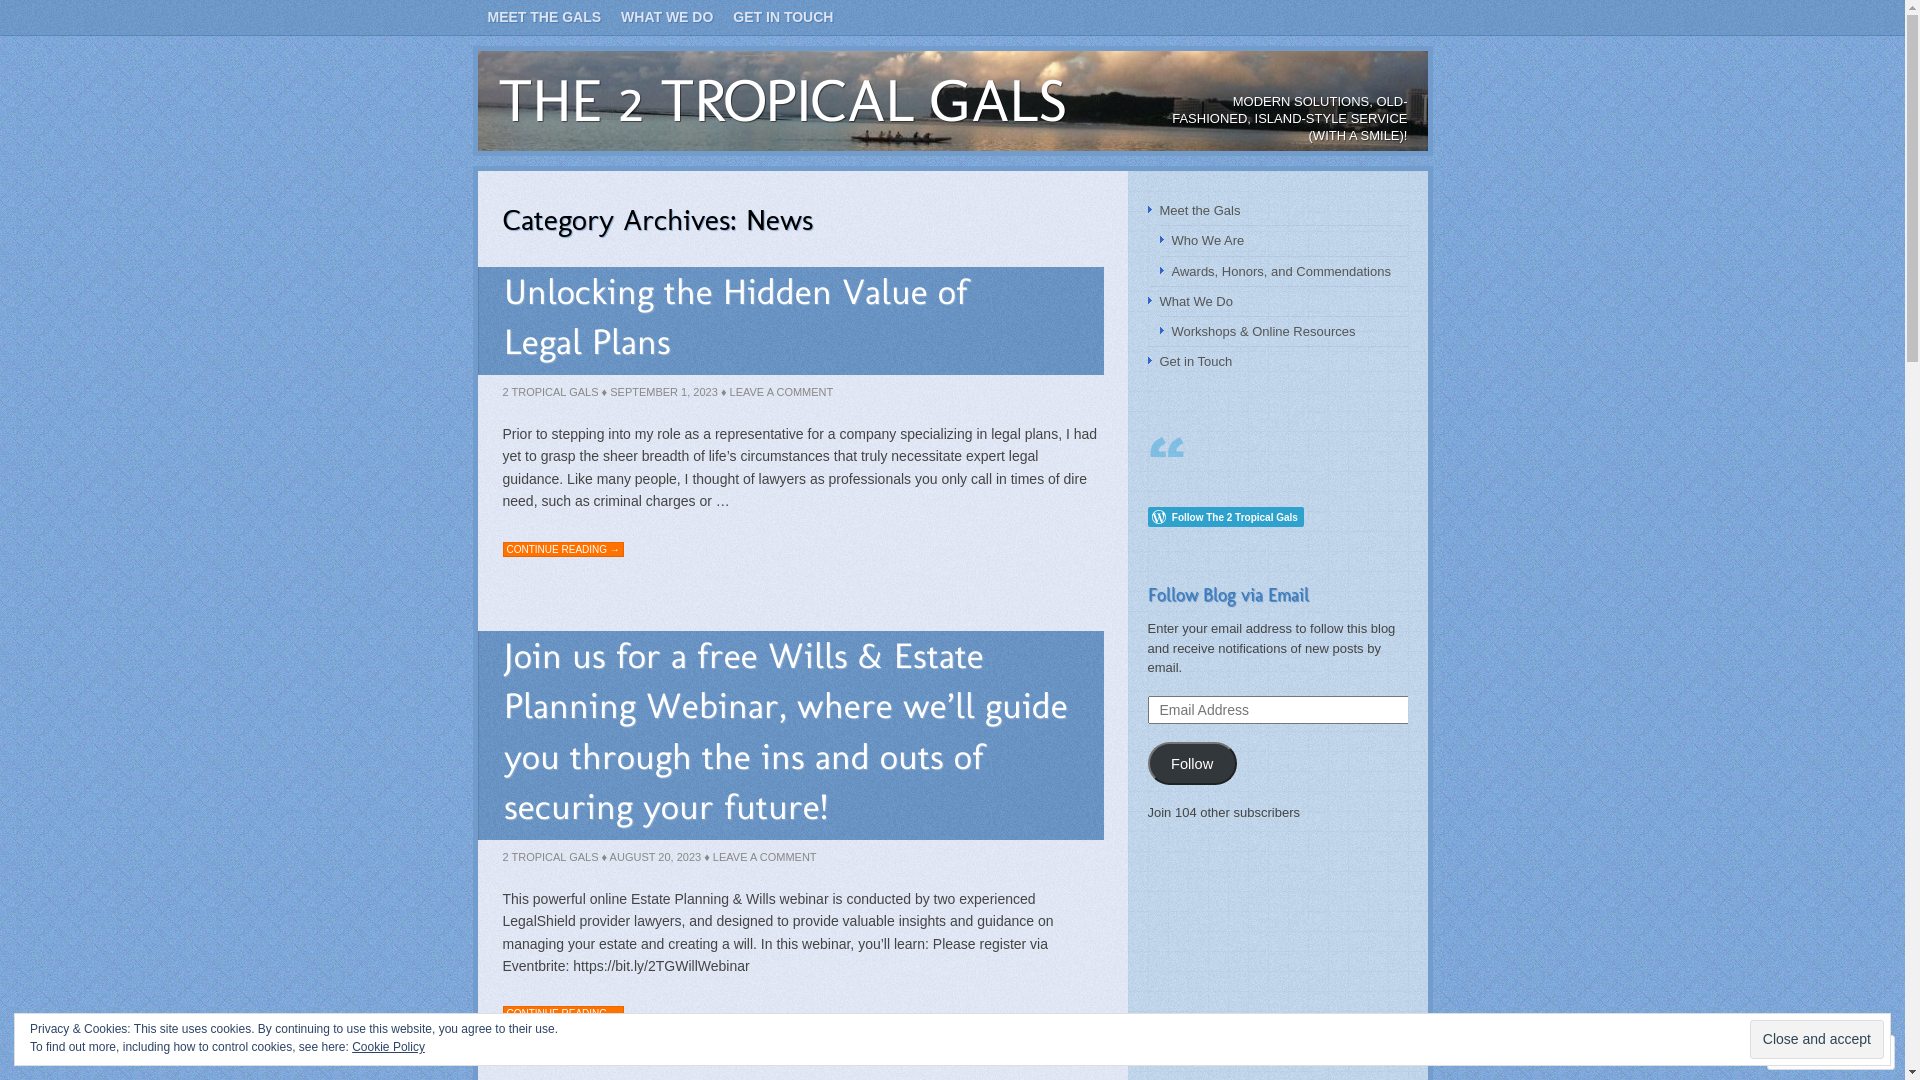  Describe the element at coordinates (1171, 271) in the screenshot. I see `'Awards, Honors, and Commendations'` at that location.